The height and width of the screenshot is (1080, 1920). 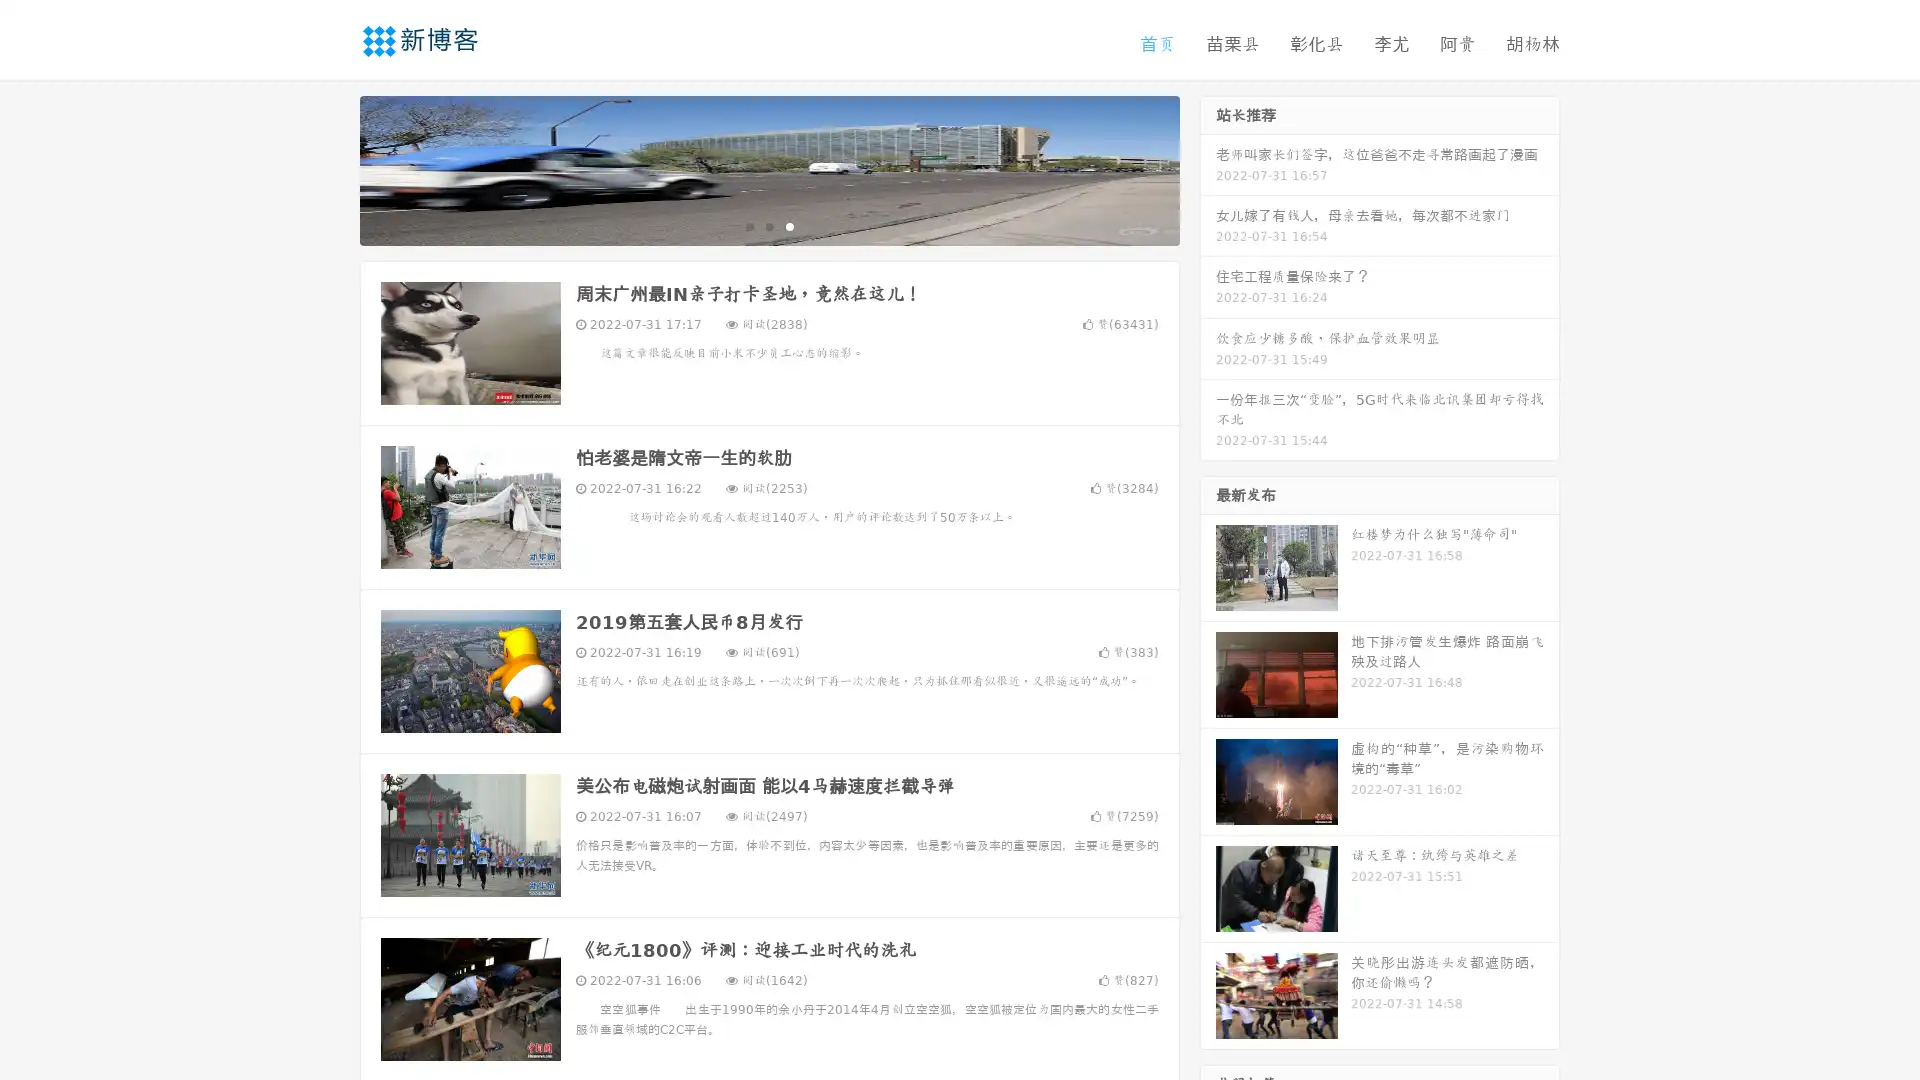 What do you see at coordinates (768, 225) in the screenshot?
I see `Go to slide 2` at bounding box center [768, 225].